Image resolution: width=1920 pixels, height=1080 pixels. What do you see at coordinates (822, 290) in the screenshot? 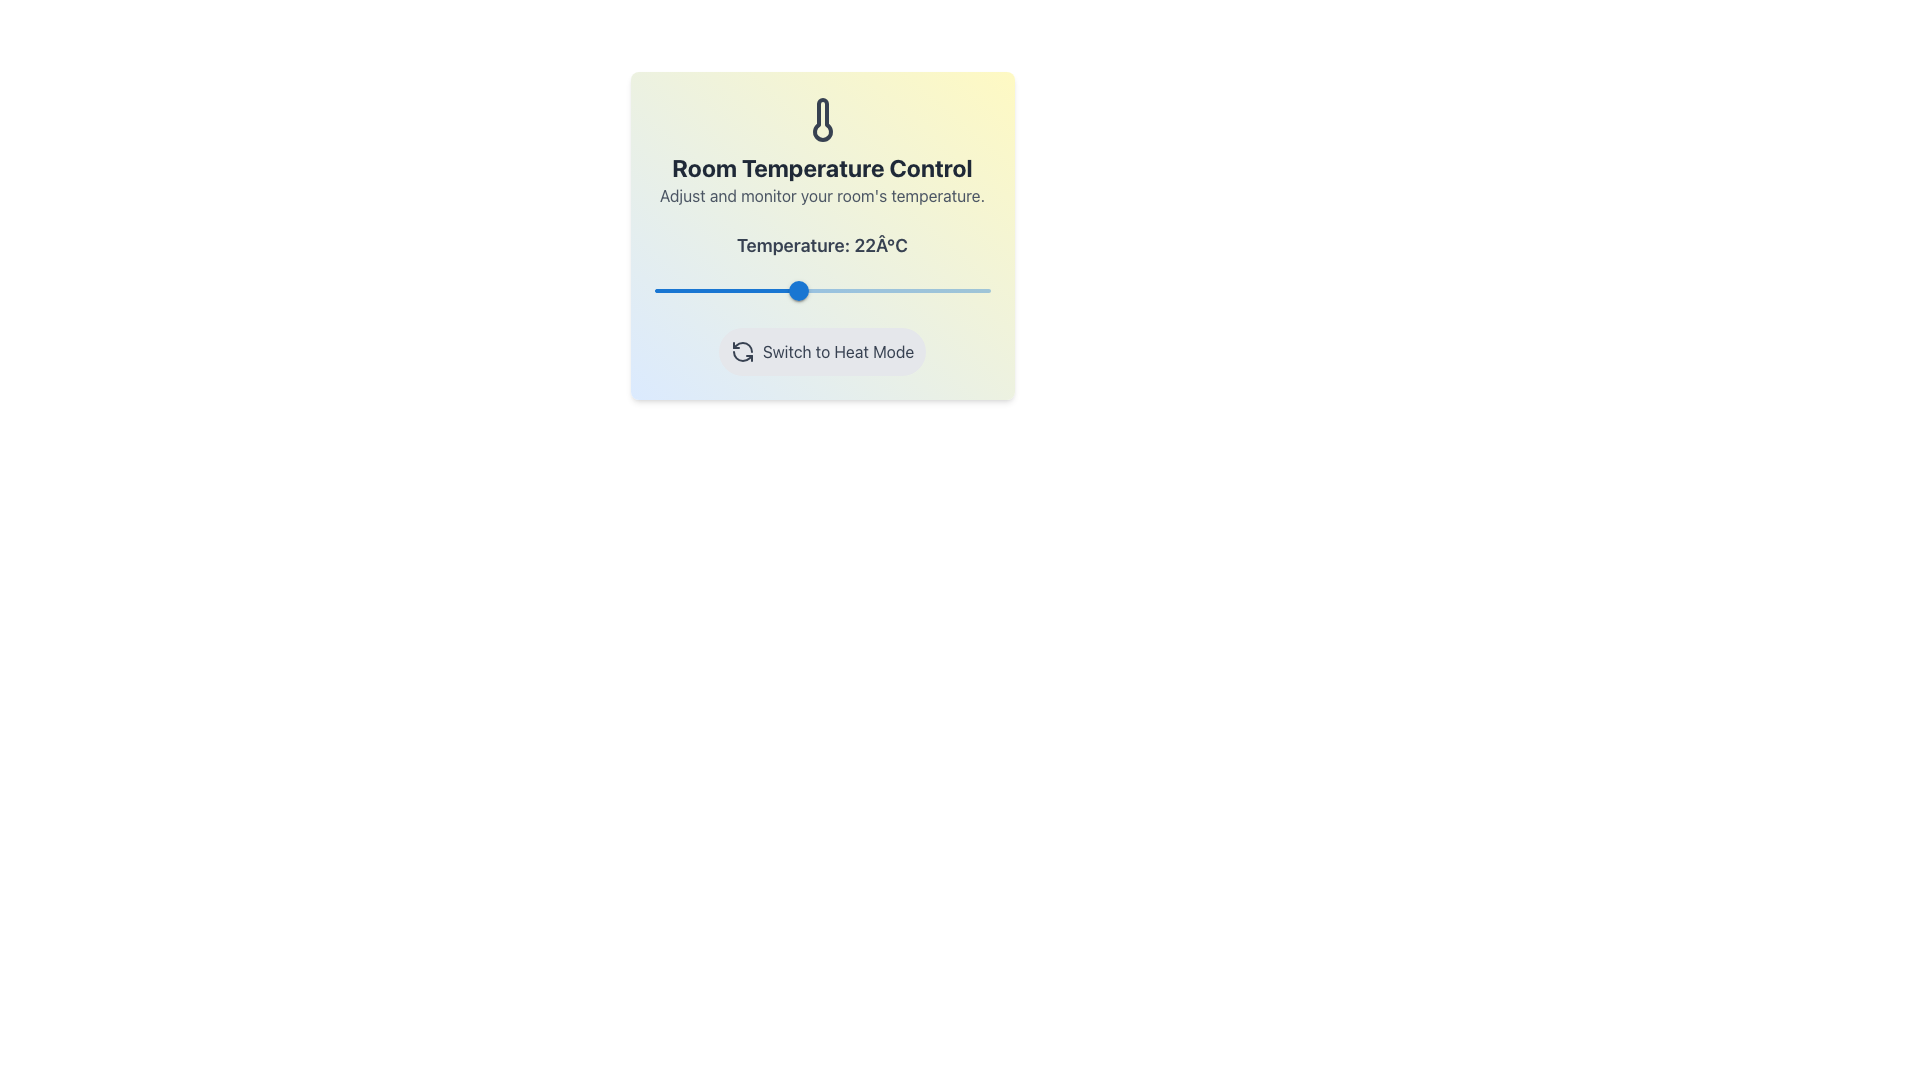
I see `the Slider Rail, which is a thin red line that serves as the inactive track of the horizontal slider component` at bounding box center [822, 290].